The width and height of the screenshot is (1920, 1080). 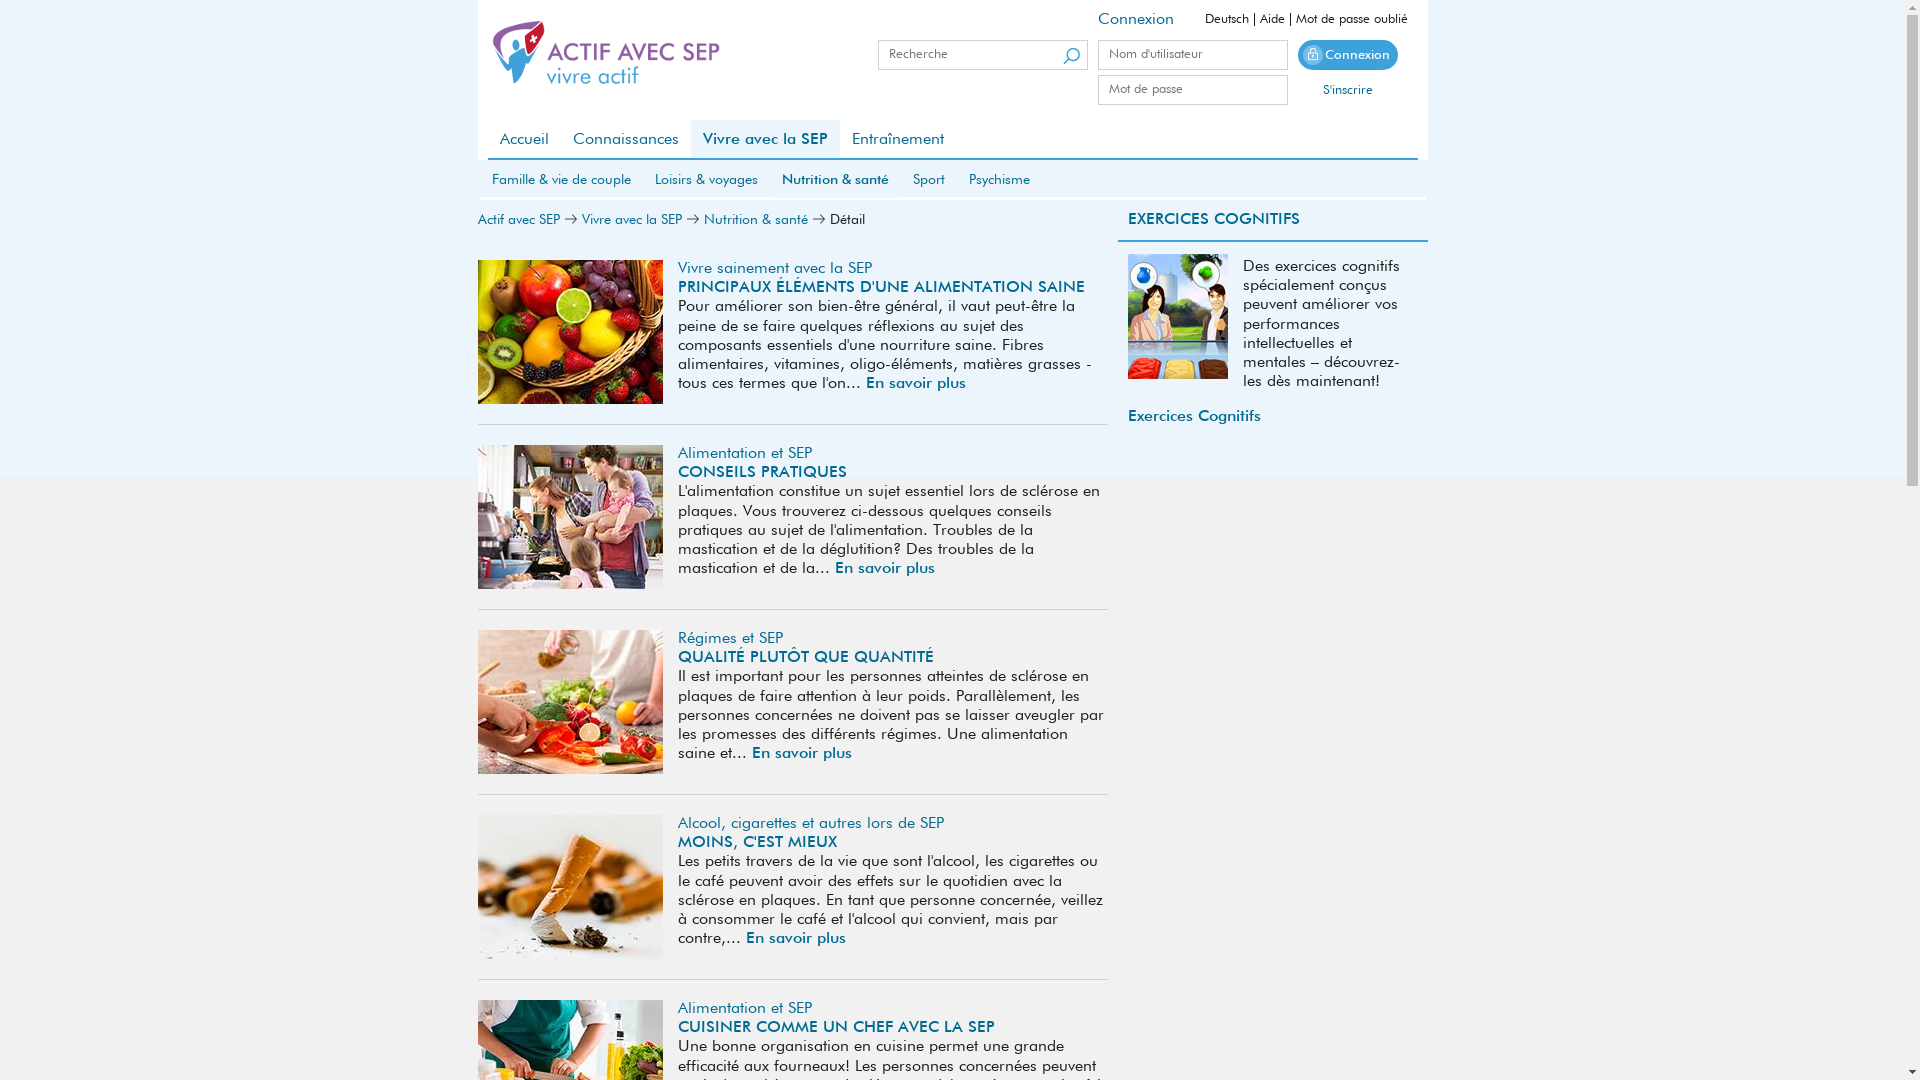 What do you see at coordinates (1059, 55) in the screenshot?
I see `'Suchen'` at bounding box center [1059, 55].